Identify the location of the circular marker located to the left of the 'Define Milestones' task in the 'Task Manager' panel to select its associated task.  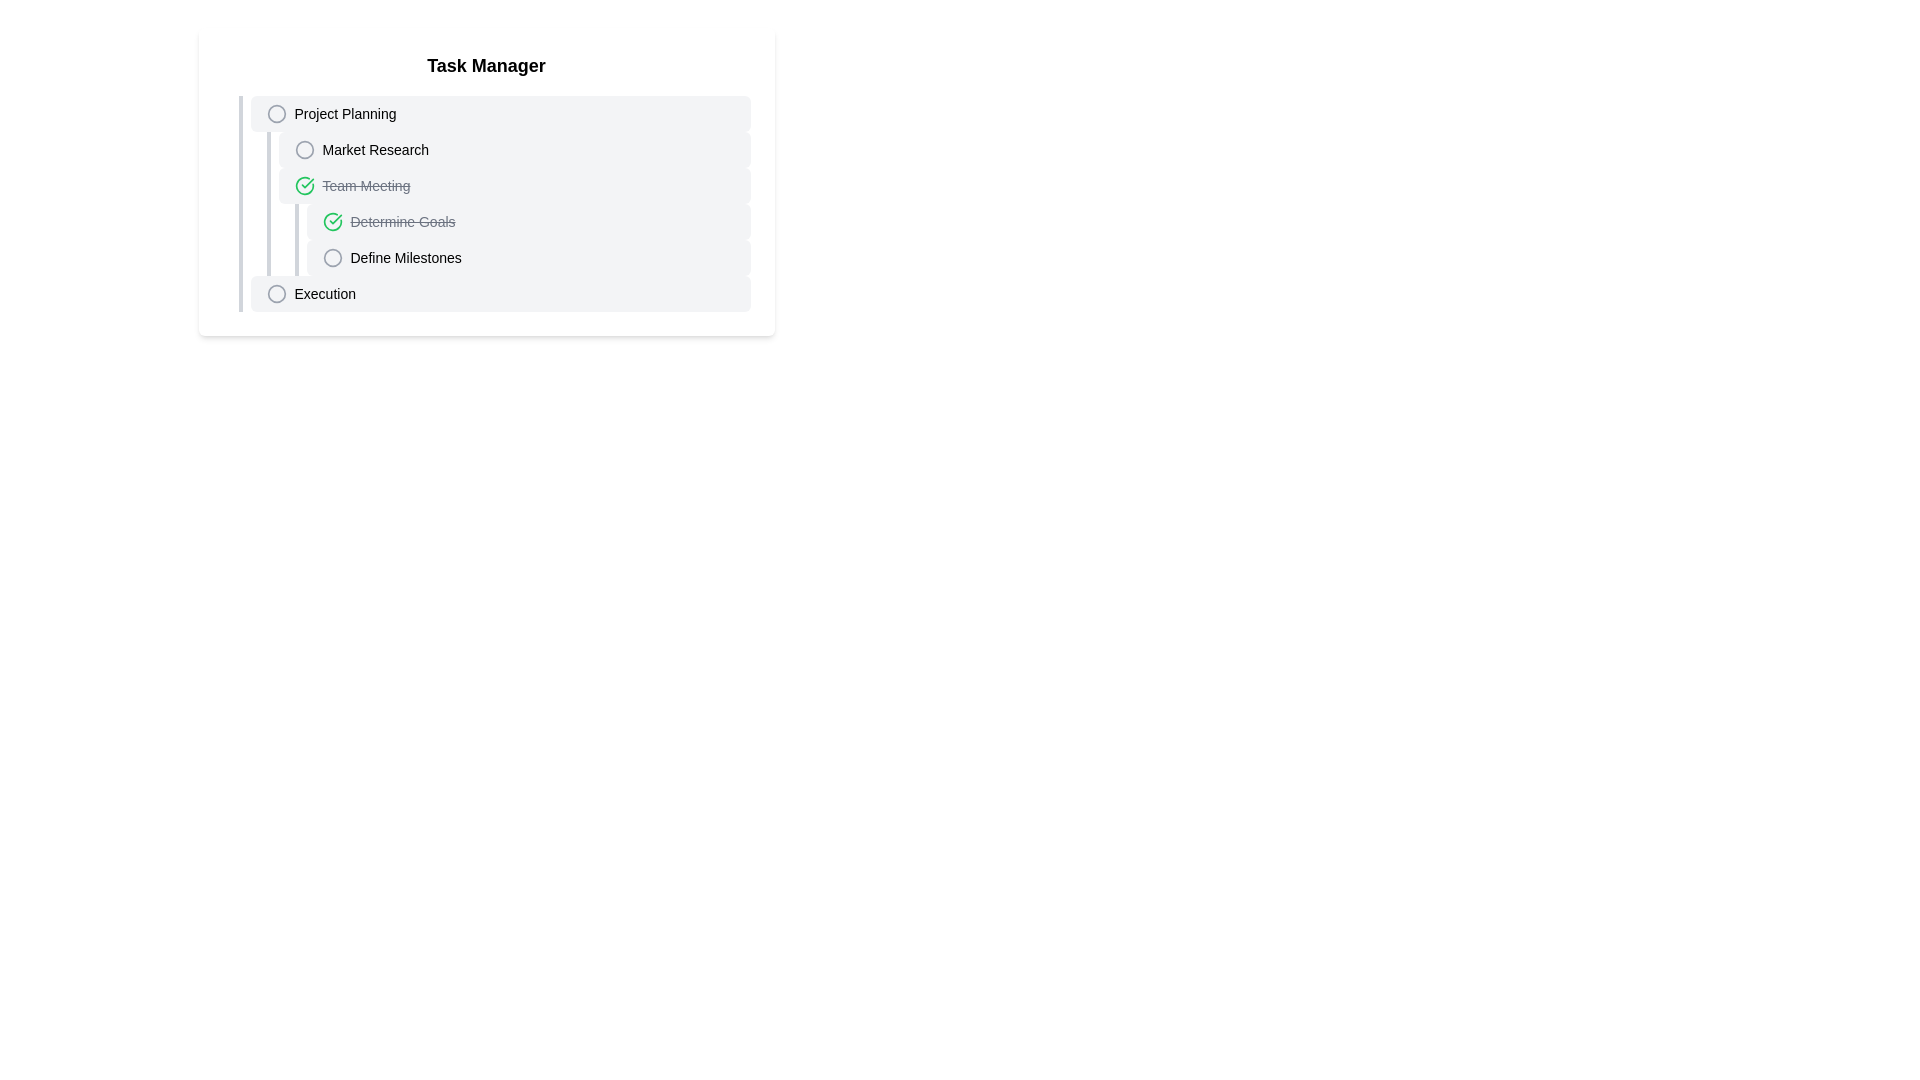
(332, 257).